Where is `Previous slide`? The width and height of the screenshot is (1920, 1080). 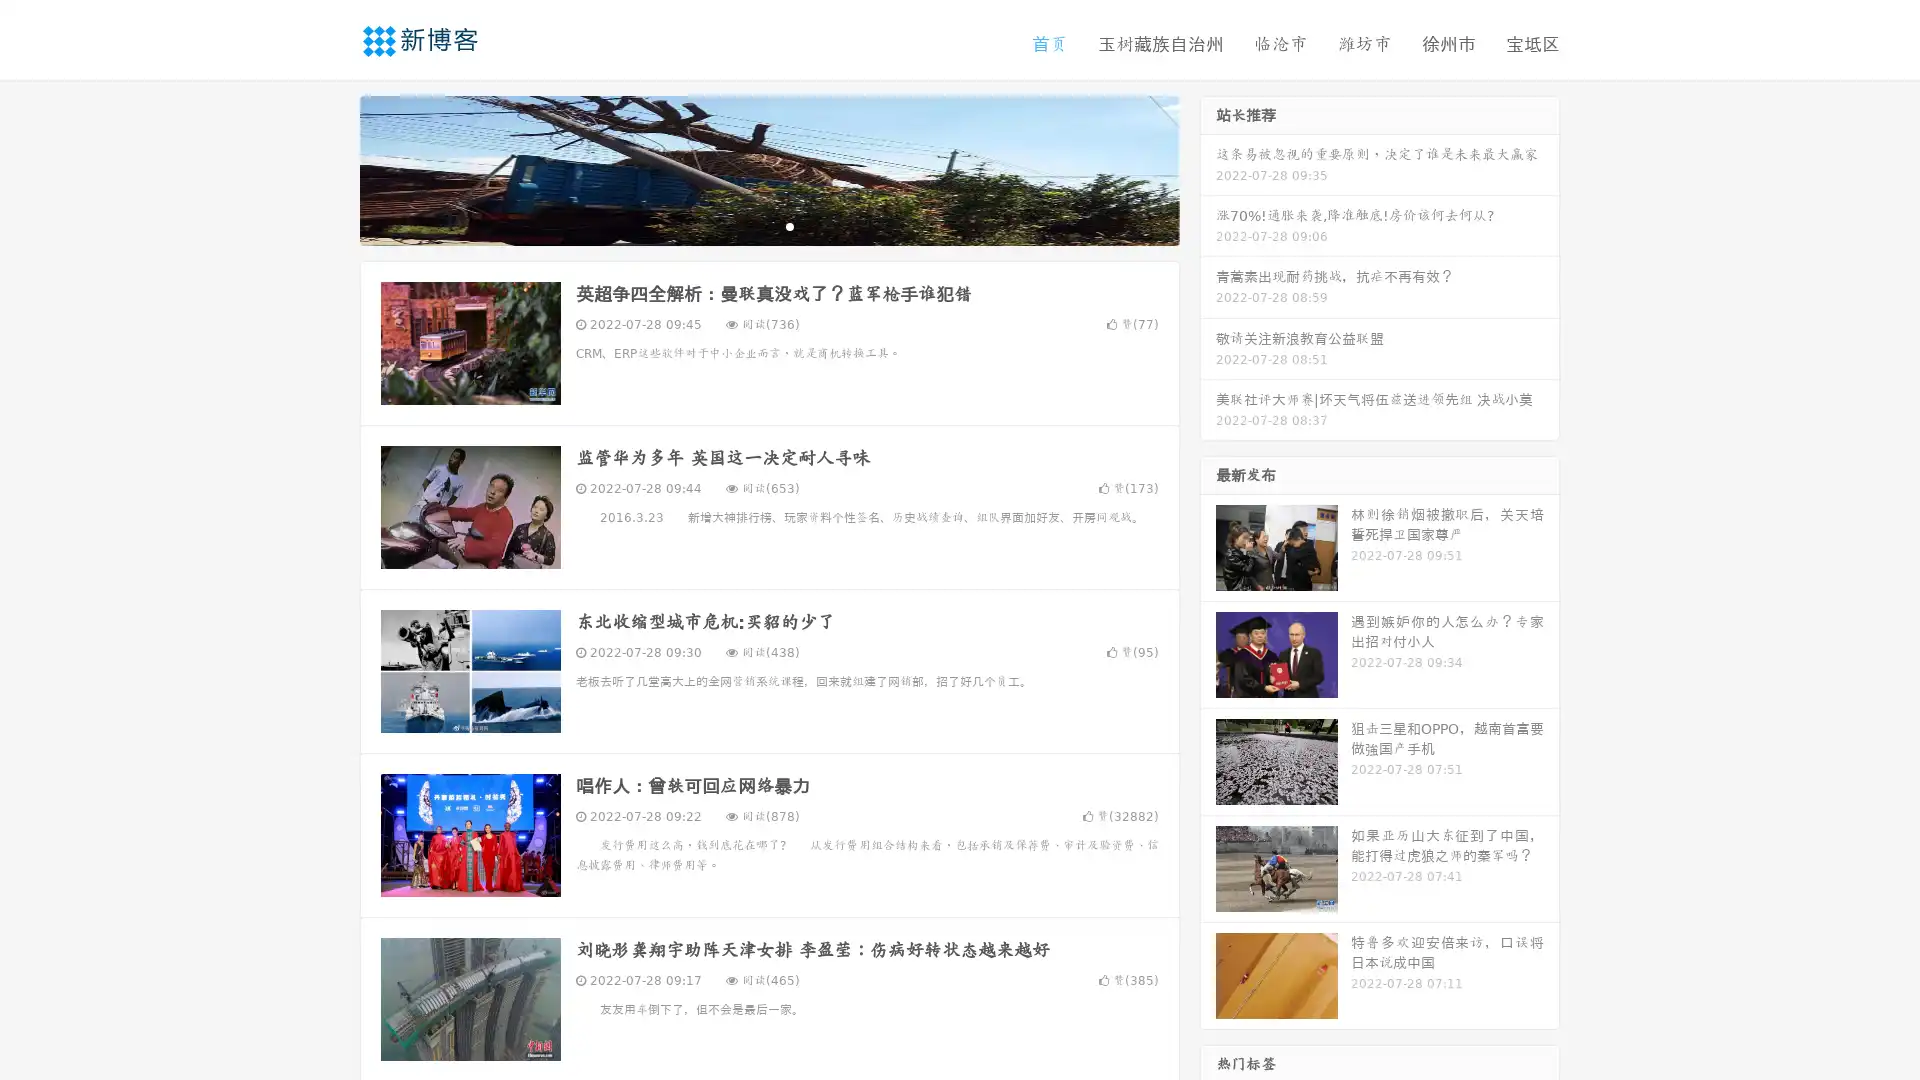 Previous slide is located at coordinates (330, 168).